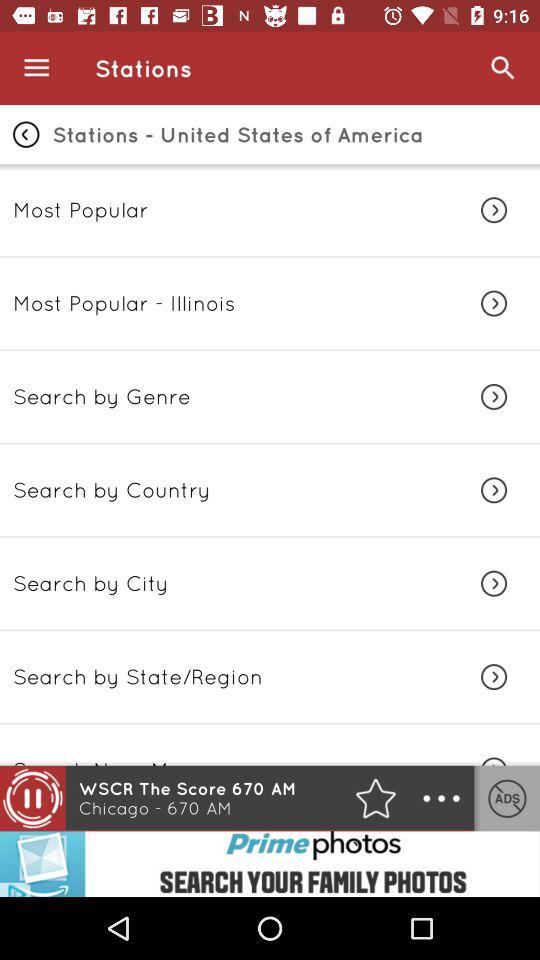 Image resolution: width=540 pixels, height=960 pixels. What do you see at coordinates (375, 798) in the screenshot?
I see `the star icon` at bounding box center [375, 798].